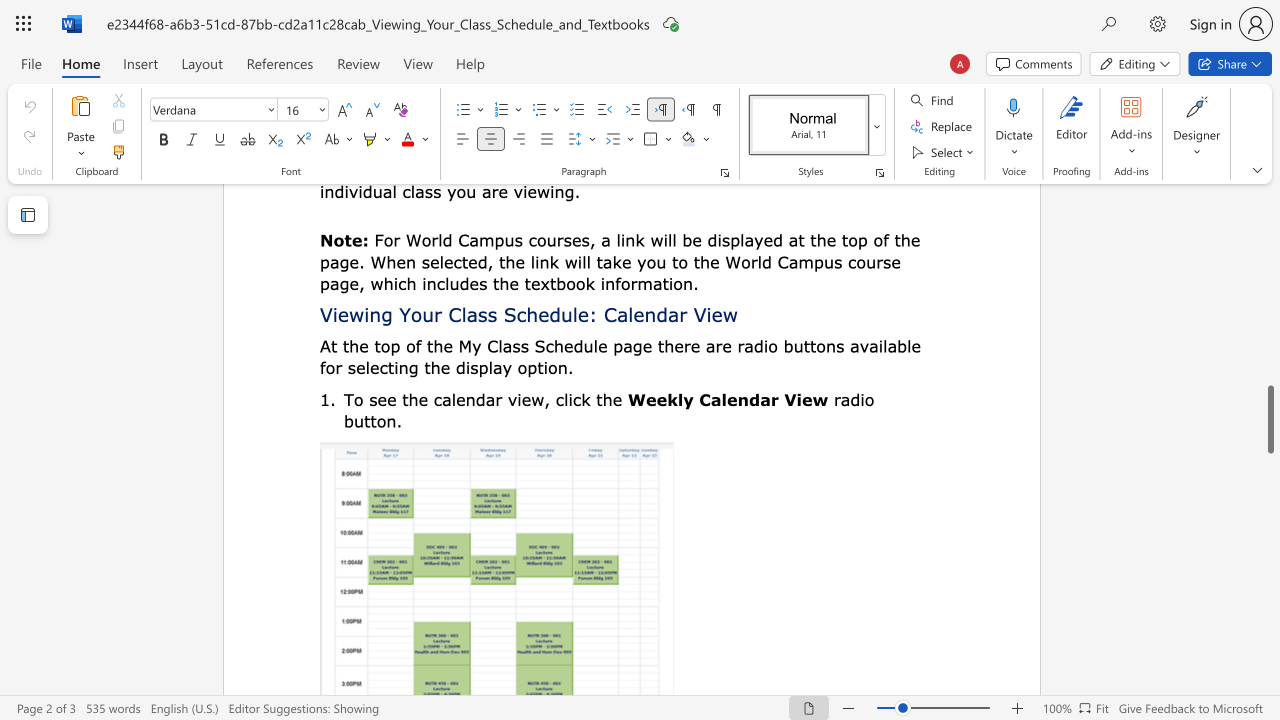 The height and width of the screenshot is (720, 1280). What do you see at coordinates (1269, 310) in the screenshot?
I see `the scrollbar on the right to move the page upward` at bounding box center [1269, 310].